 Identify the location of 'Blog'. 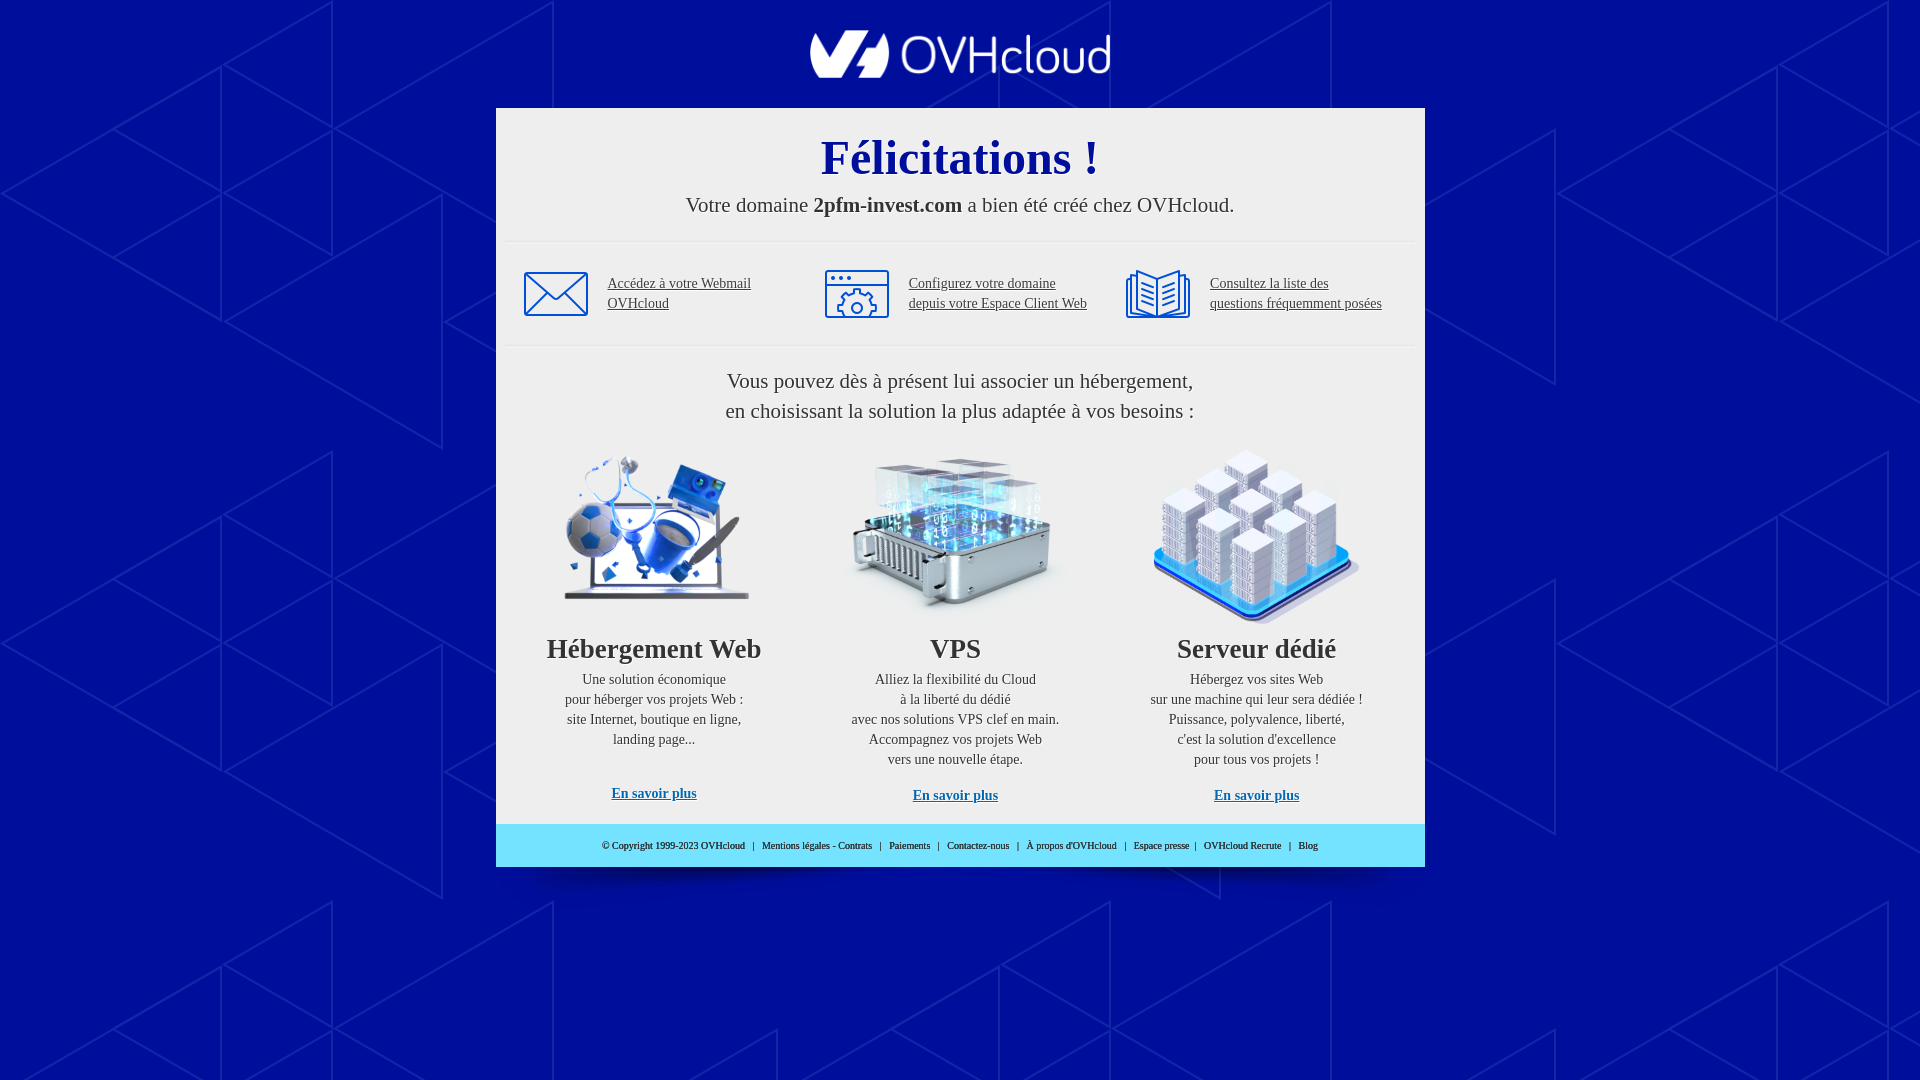
(1308, 845).